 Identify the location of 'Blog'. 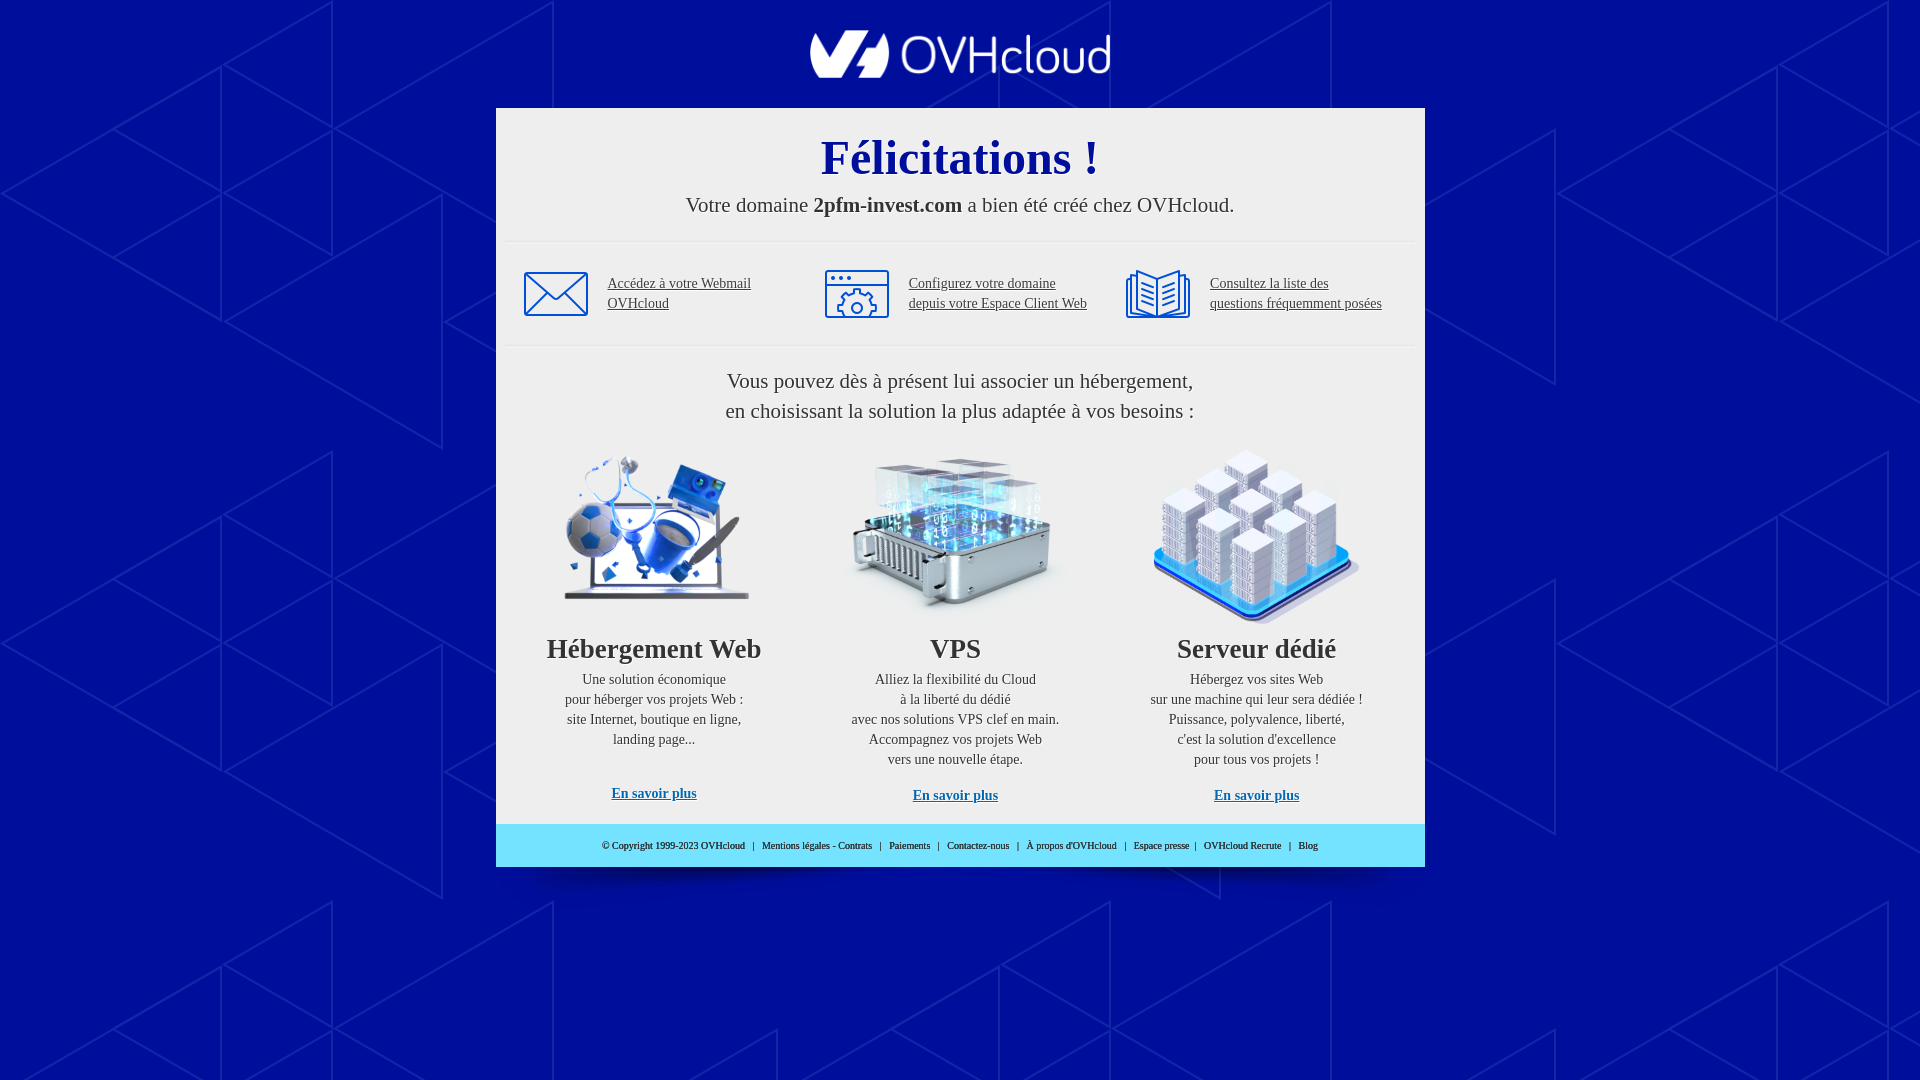
(1308, 845).